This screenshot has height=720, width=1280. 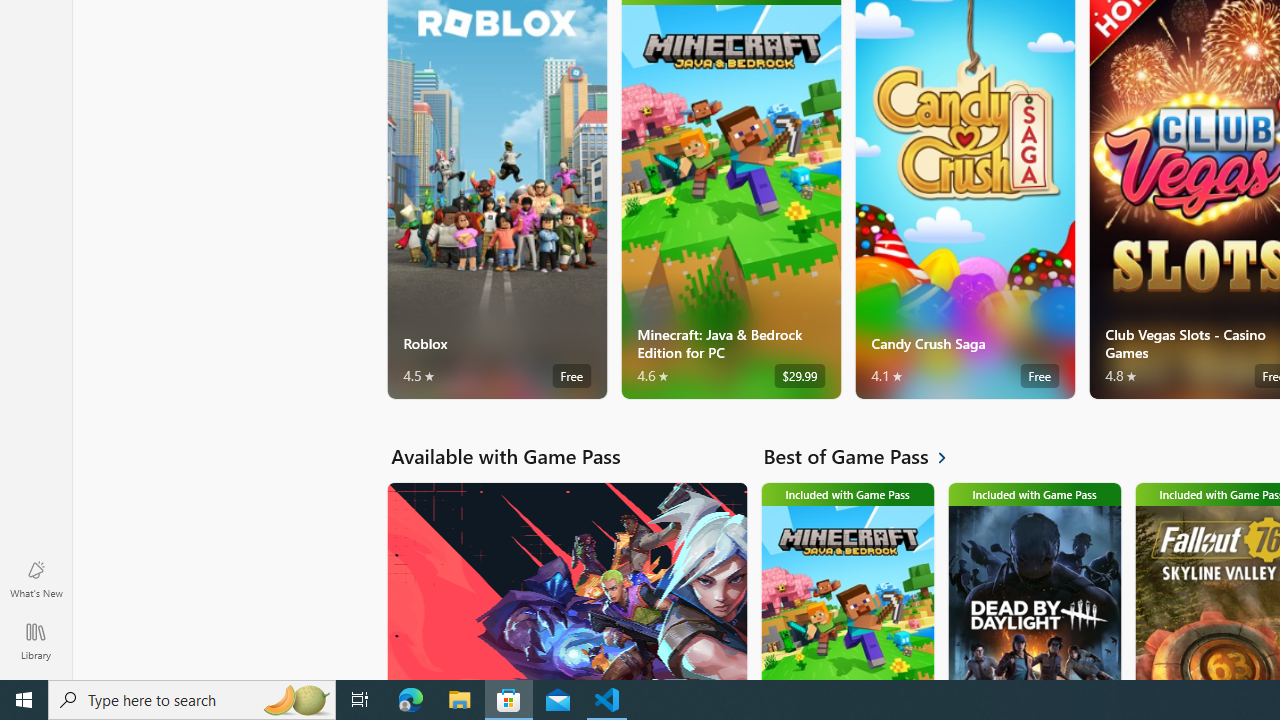 I want to click on 'Available with Game Pass. VALORANT', so click(x=566, y=580).